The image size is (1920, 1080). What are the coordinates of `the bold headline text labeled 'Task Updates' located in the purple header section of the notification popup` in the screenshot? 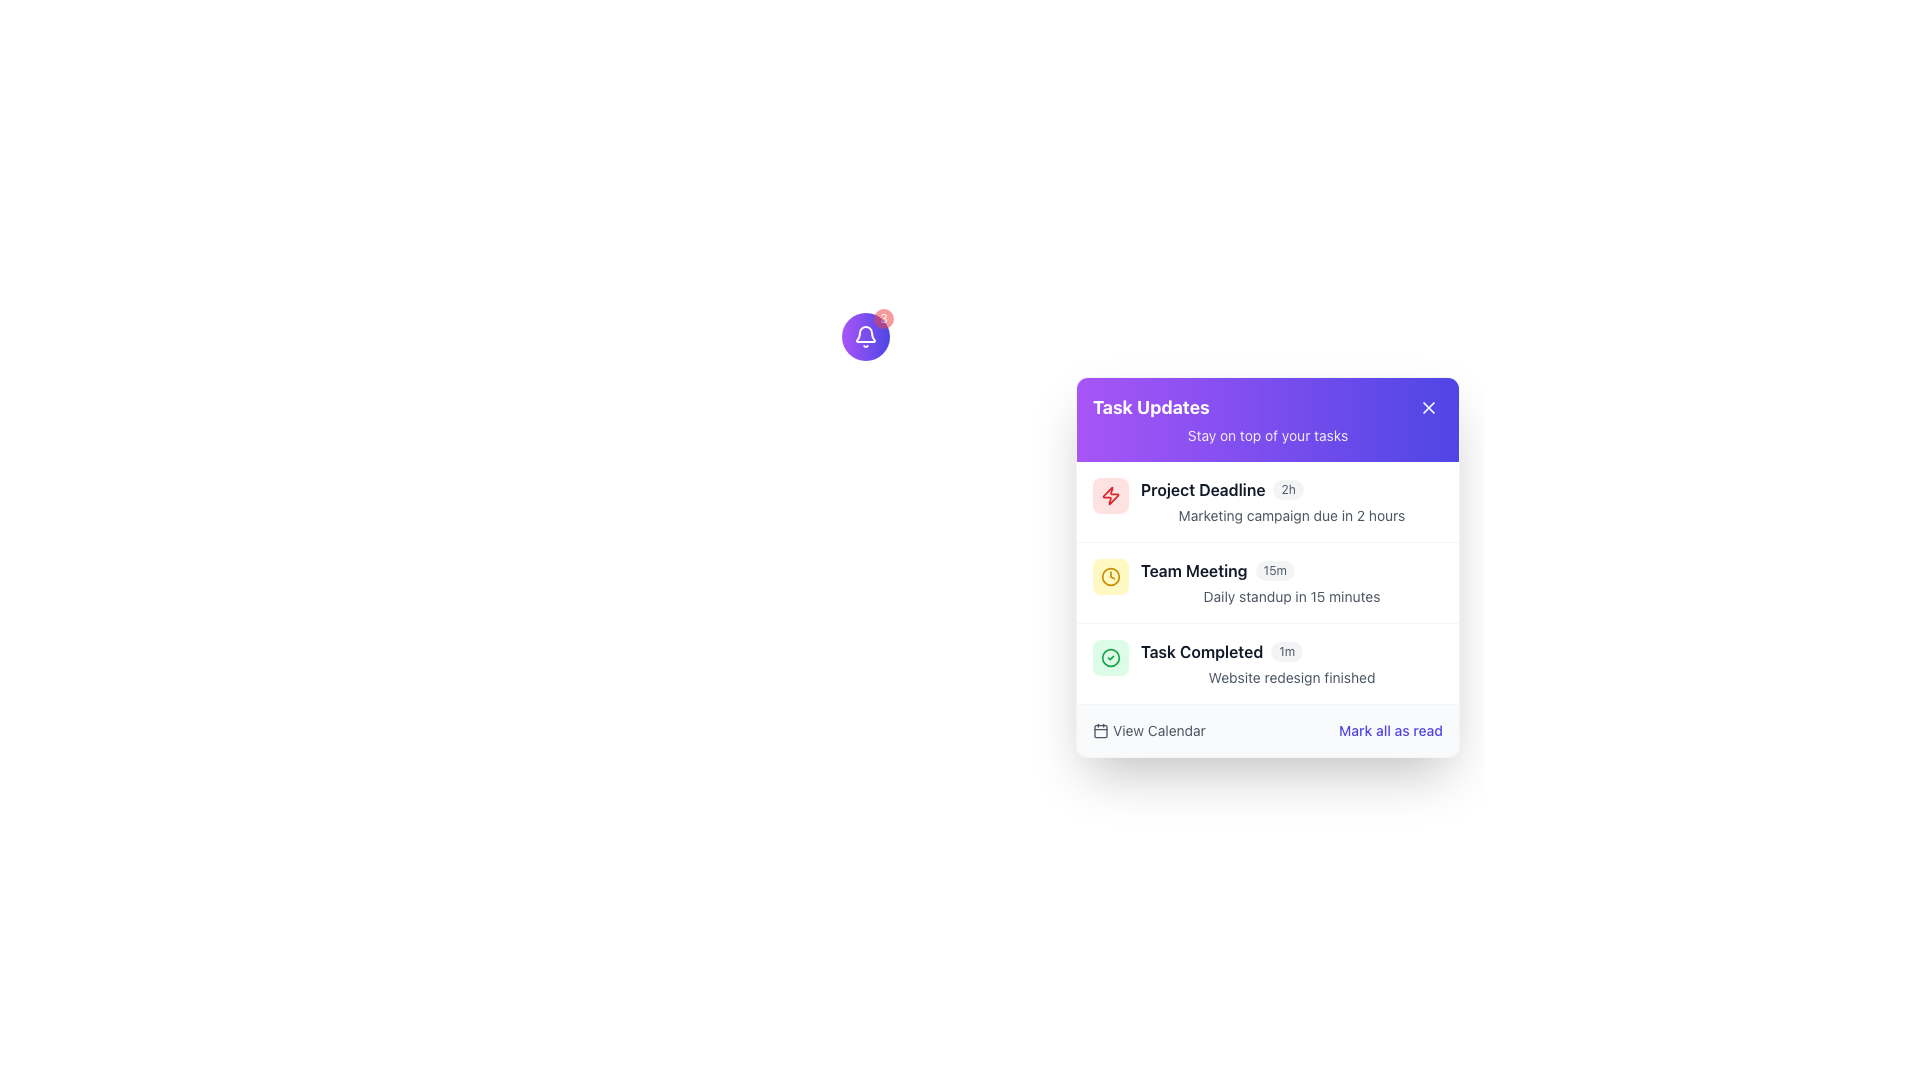 It's located at (1151, 407).